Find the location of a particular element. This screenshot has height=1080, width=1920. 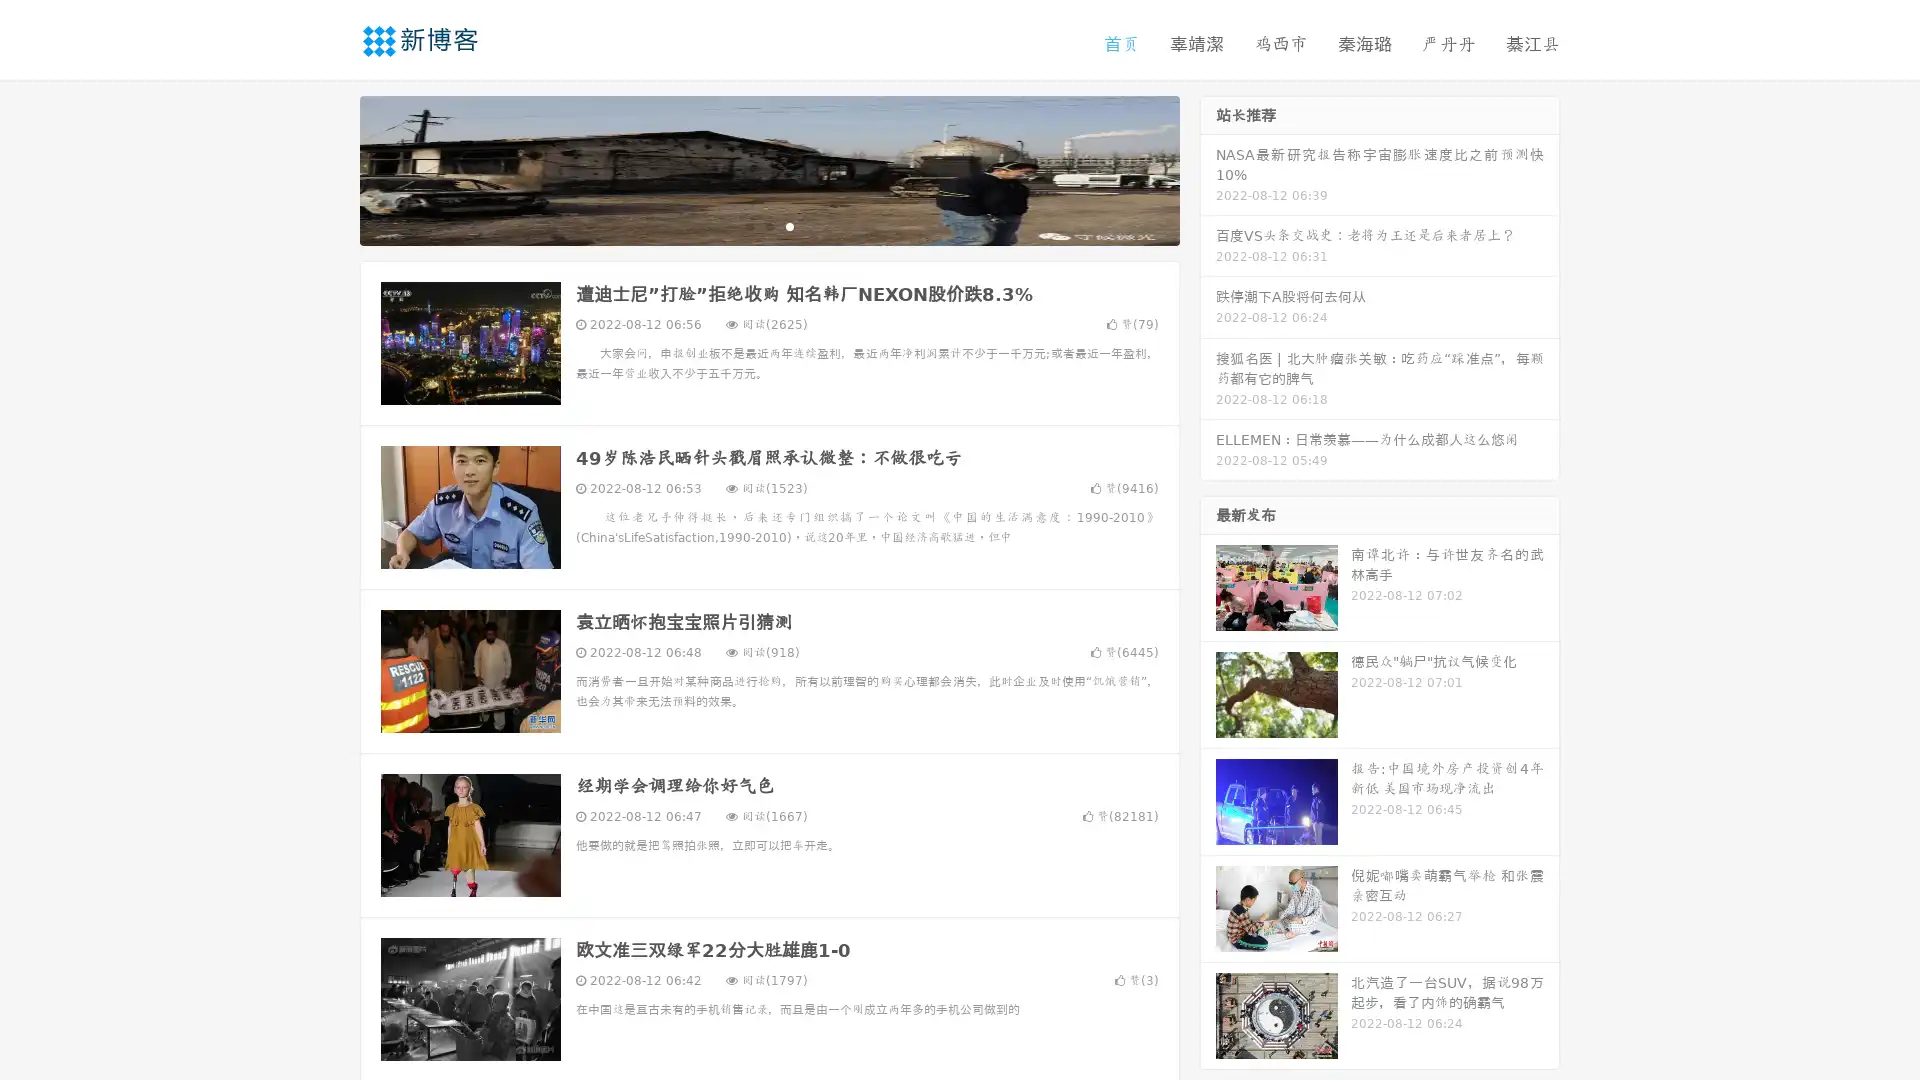

Go to slide 3 is located at coordinates (789, 225).